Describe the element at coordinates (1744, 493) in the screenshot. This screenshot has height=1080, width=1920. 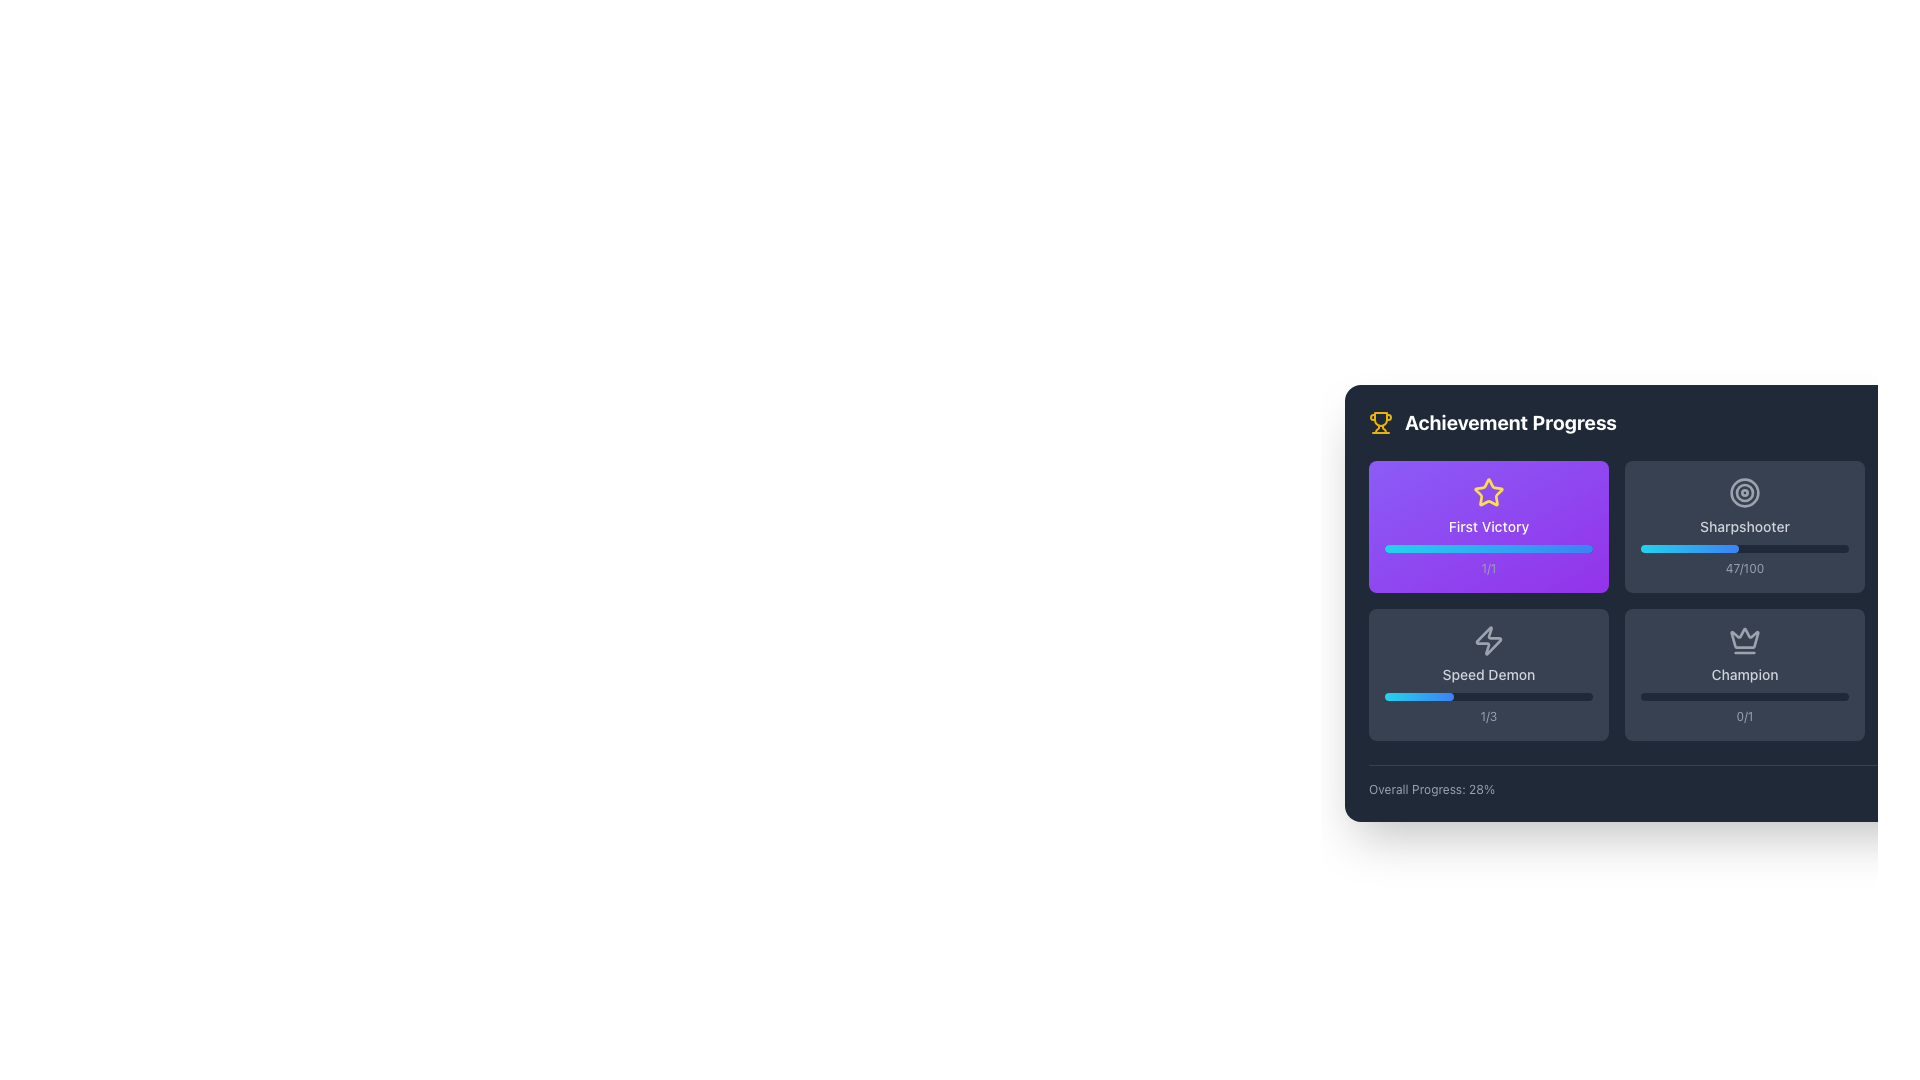
I see `the circular target icon within the Sharpshooter achievement card located in the top right corner of the achievements grid` at that location.